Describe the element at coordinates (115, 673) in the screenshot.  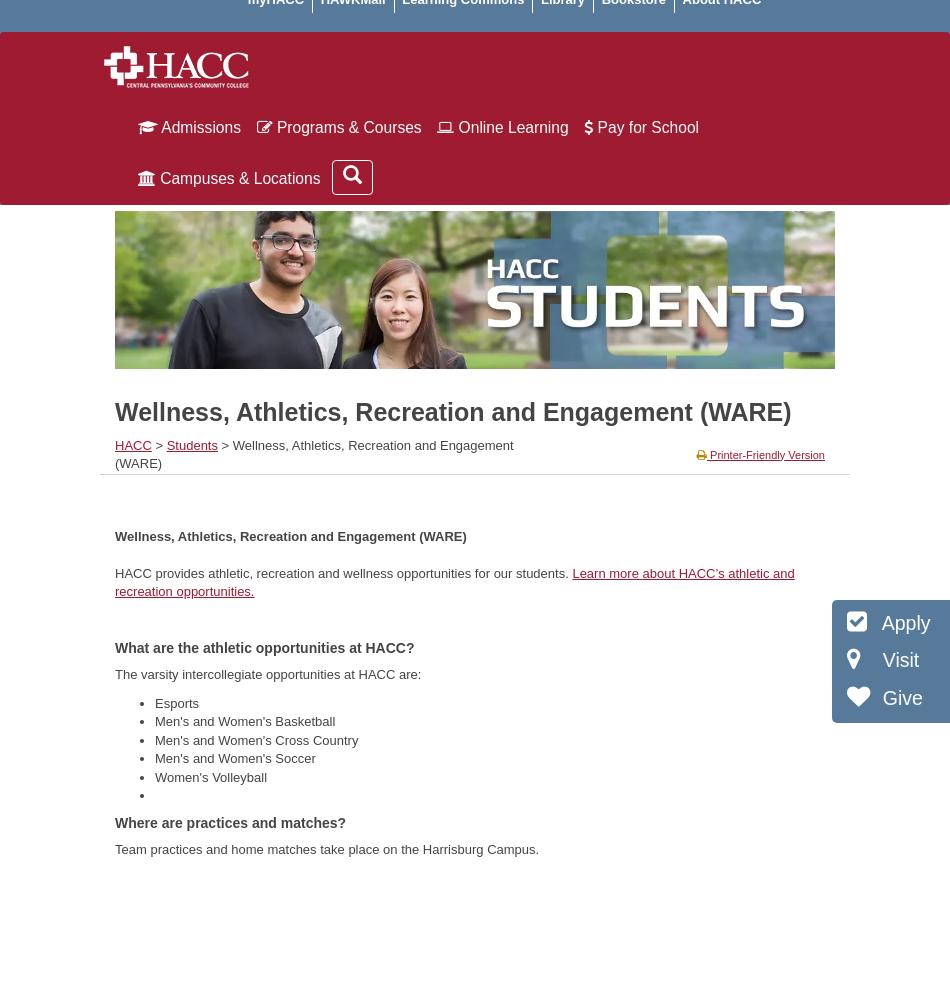
I see `'The varsity intercollegiate opportunities at HACC are:'` at that location.